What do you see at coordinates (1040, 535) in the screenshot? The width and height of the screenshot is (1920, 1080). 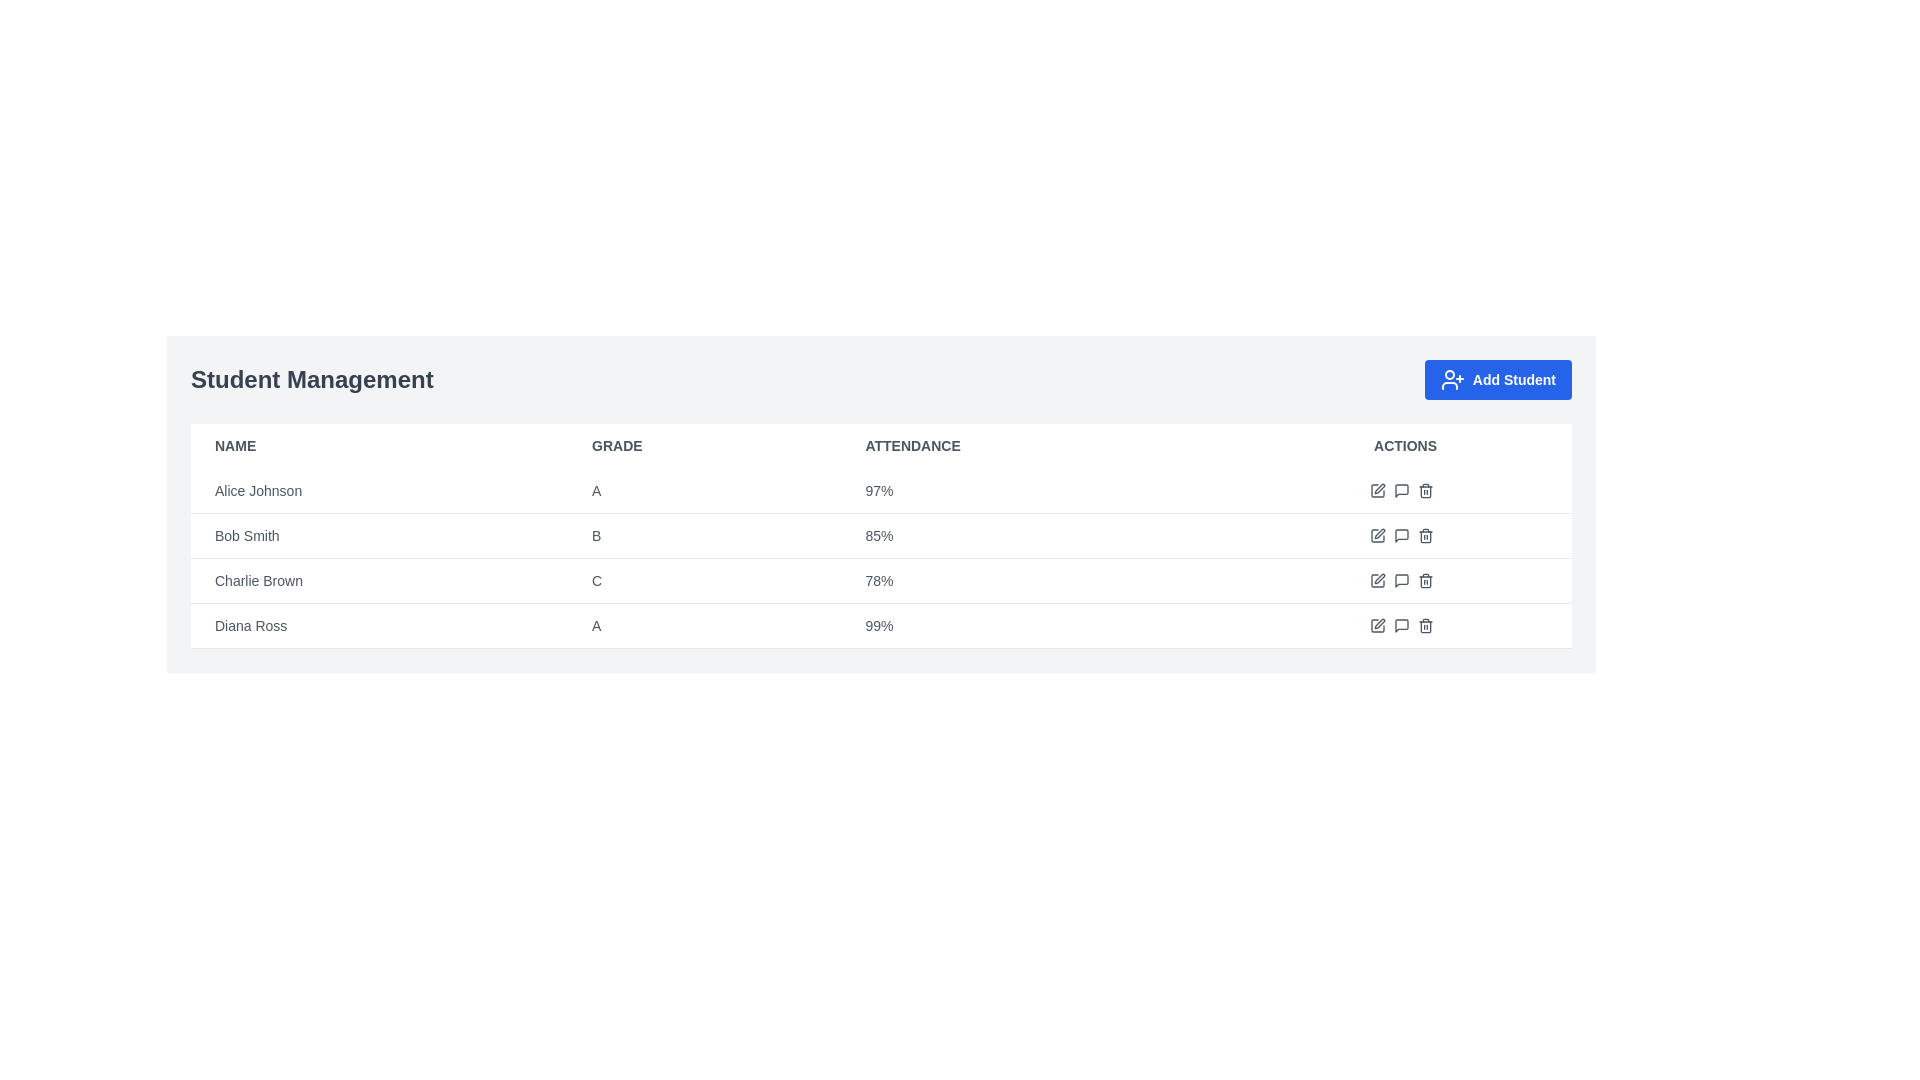 I see `text '85%' displayed in bold black font located in the 'ATTENDANCE' column of the table, specifically in the third column of the second row` at bounding box center [1040, 535].